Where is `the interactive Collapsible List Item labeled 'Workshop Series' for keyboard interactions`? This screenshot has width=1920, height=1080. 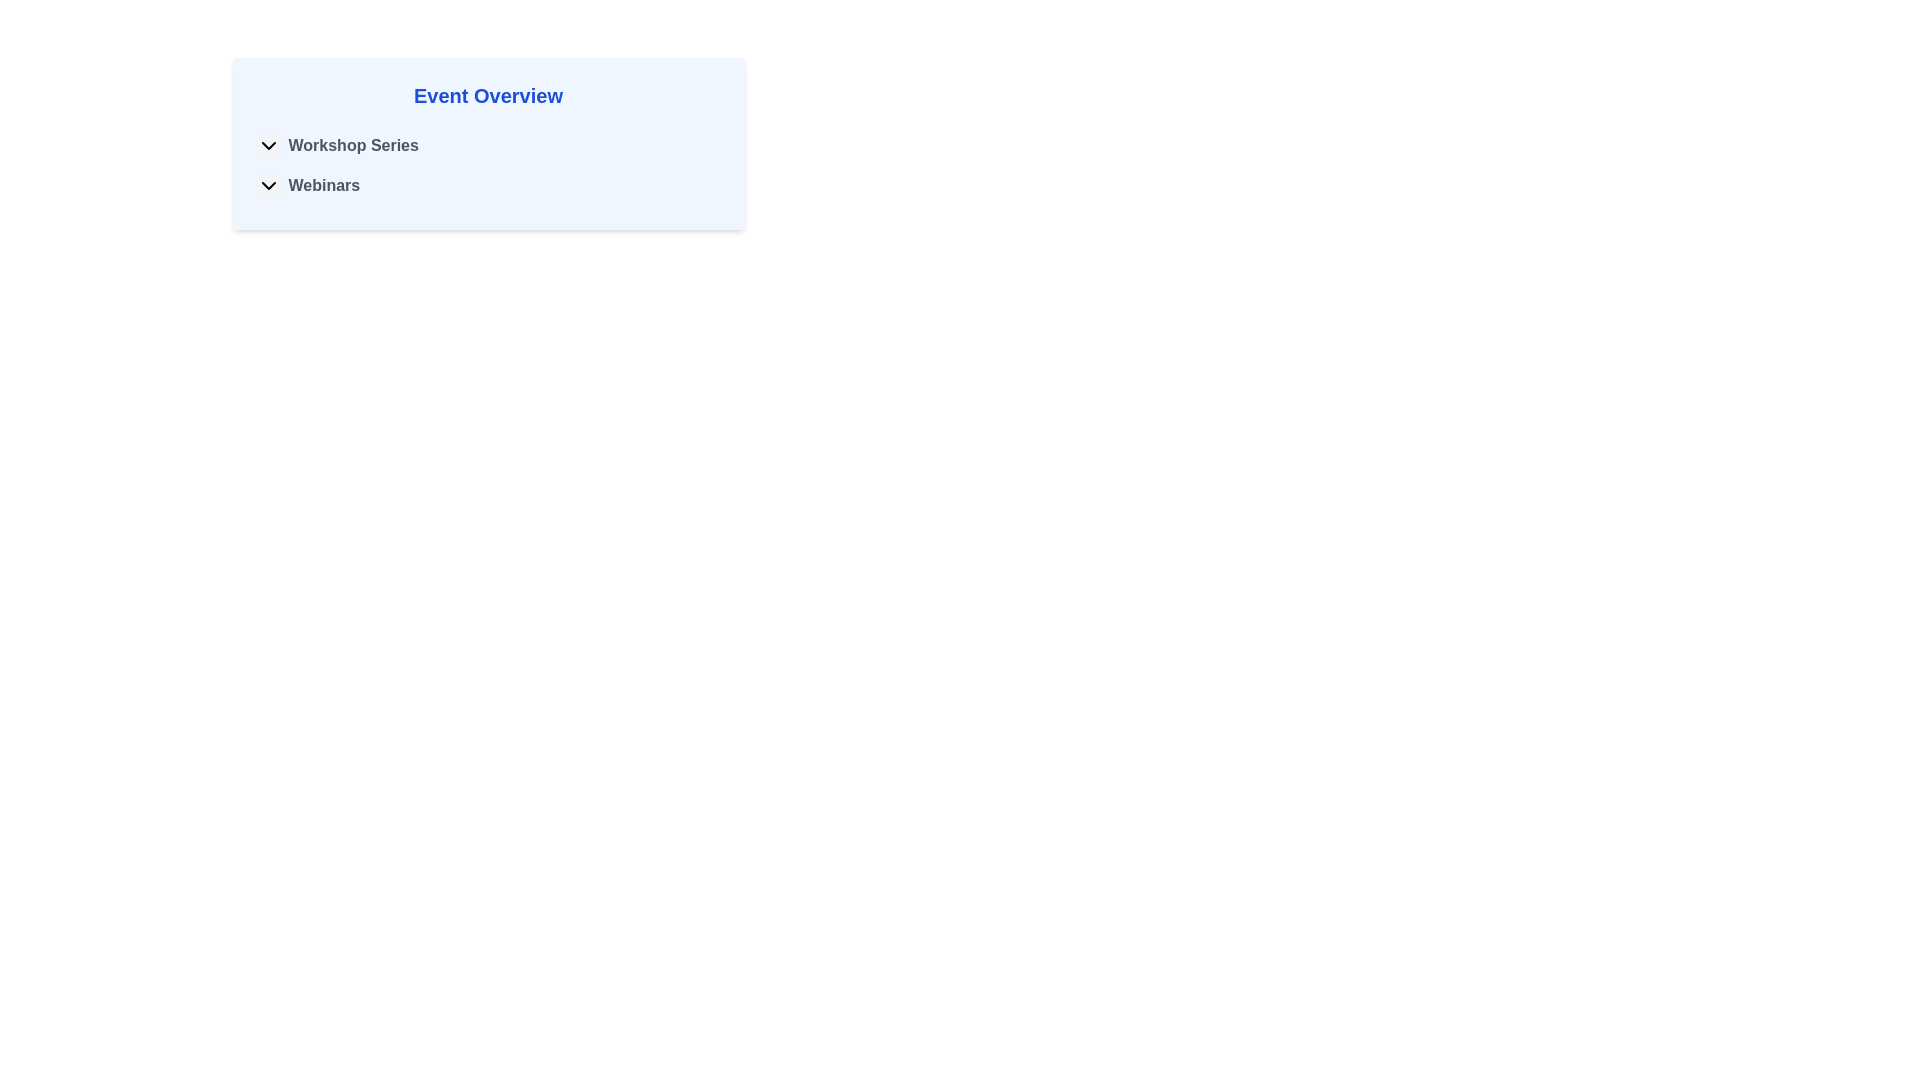
the interactive Collapsible List Item labeled 'Workshop Series' for keyboard interactions is located at coordinates (488, 145).